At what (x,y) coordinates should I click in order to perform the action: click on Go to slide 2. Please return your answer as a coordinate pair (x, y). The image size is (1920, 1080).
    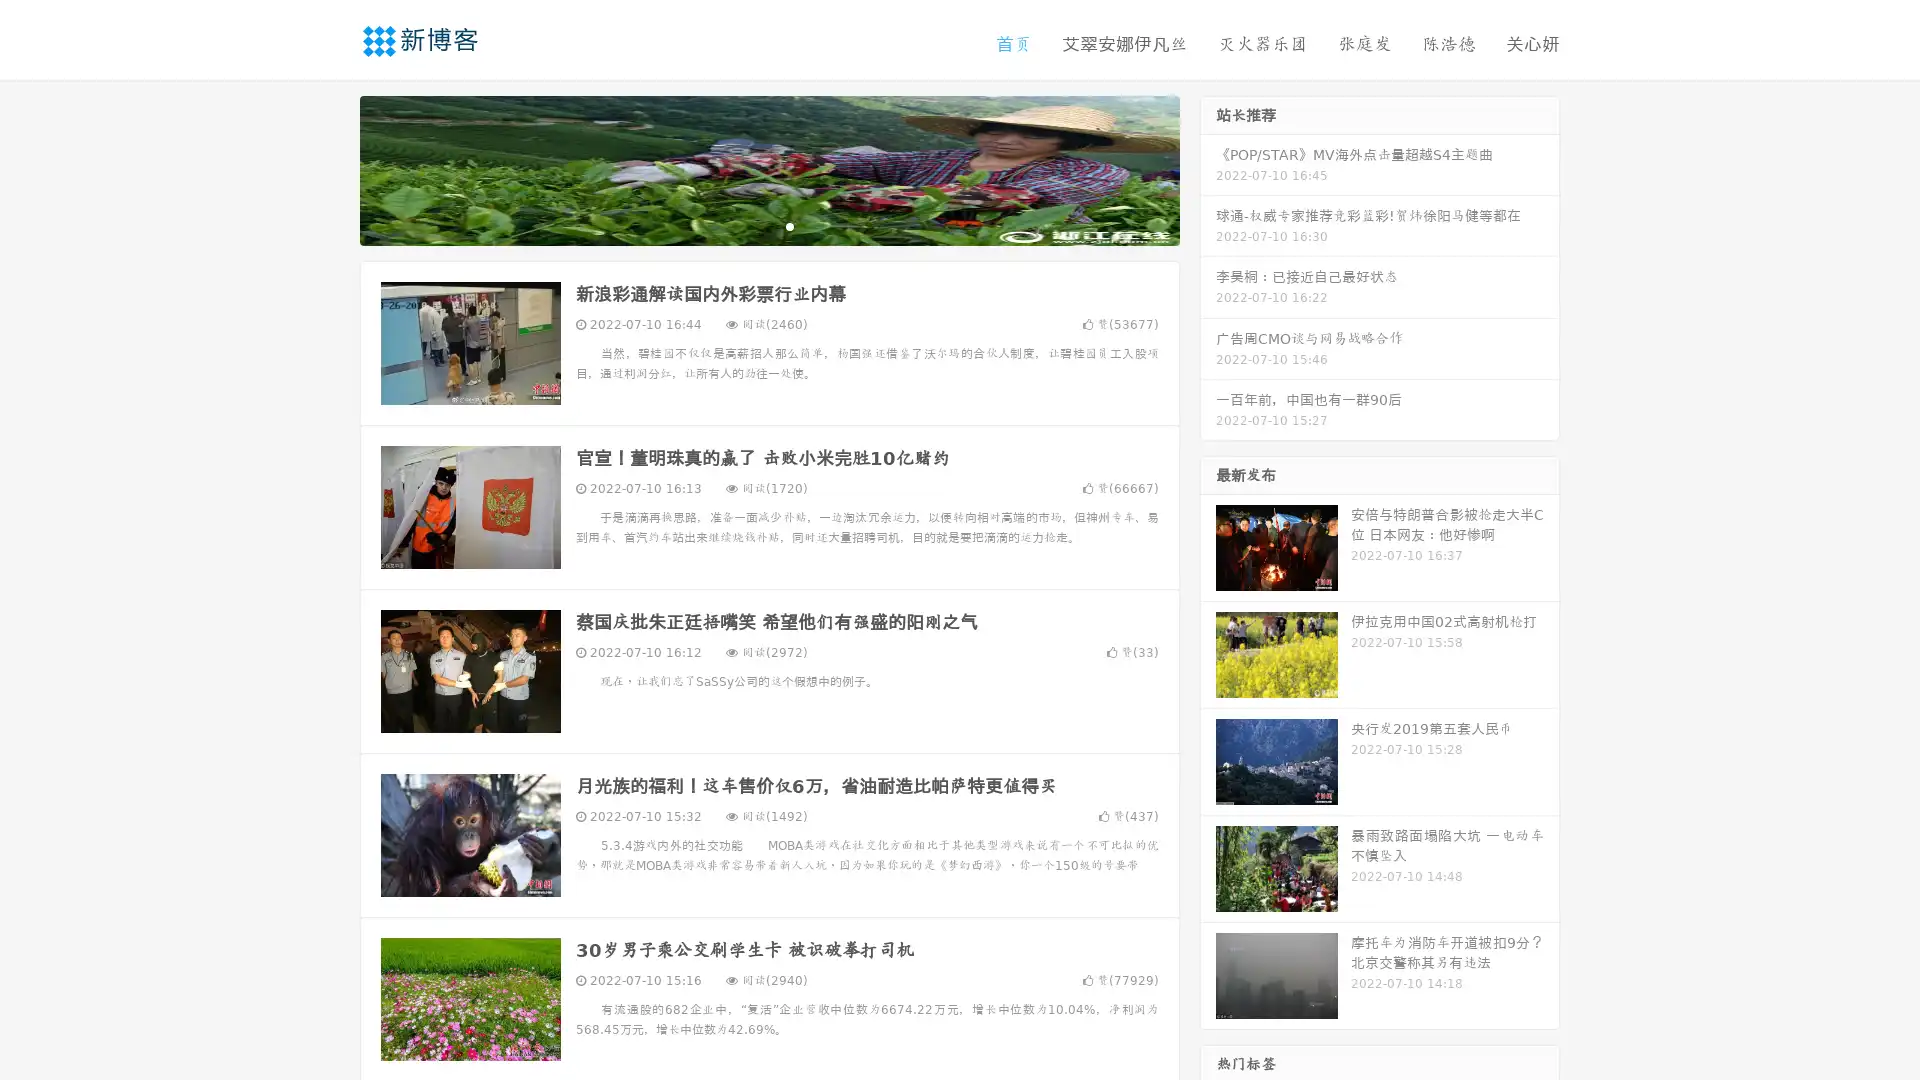
    Looking at the image, I should click on (768, 225).